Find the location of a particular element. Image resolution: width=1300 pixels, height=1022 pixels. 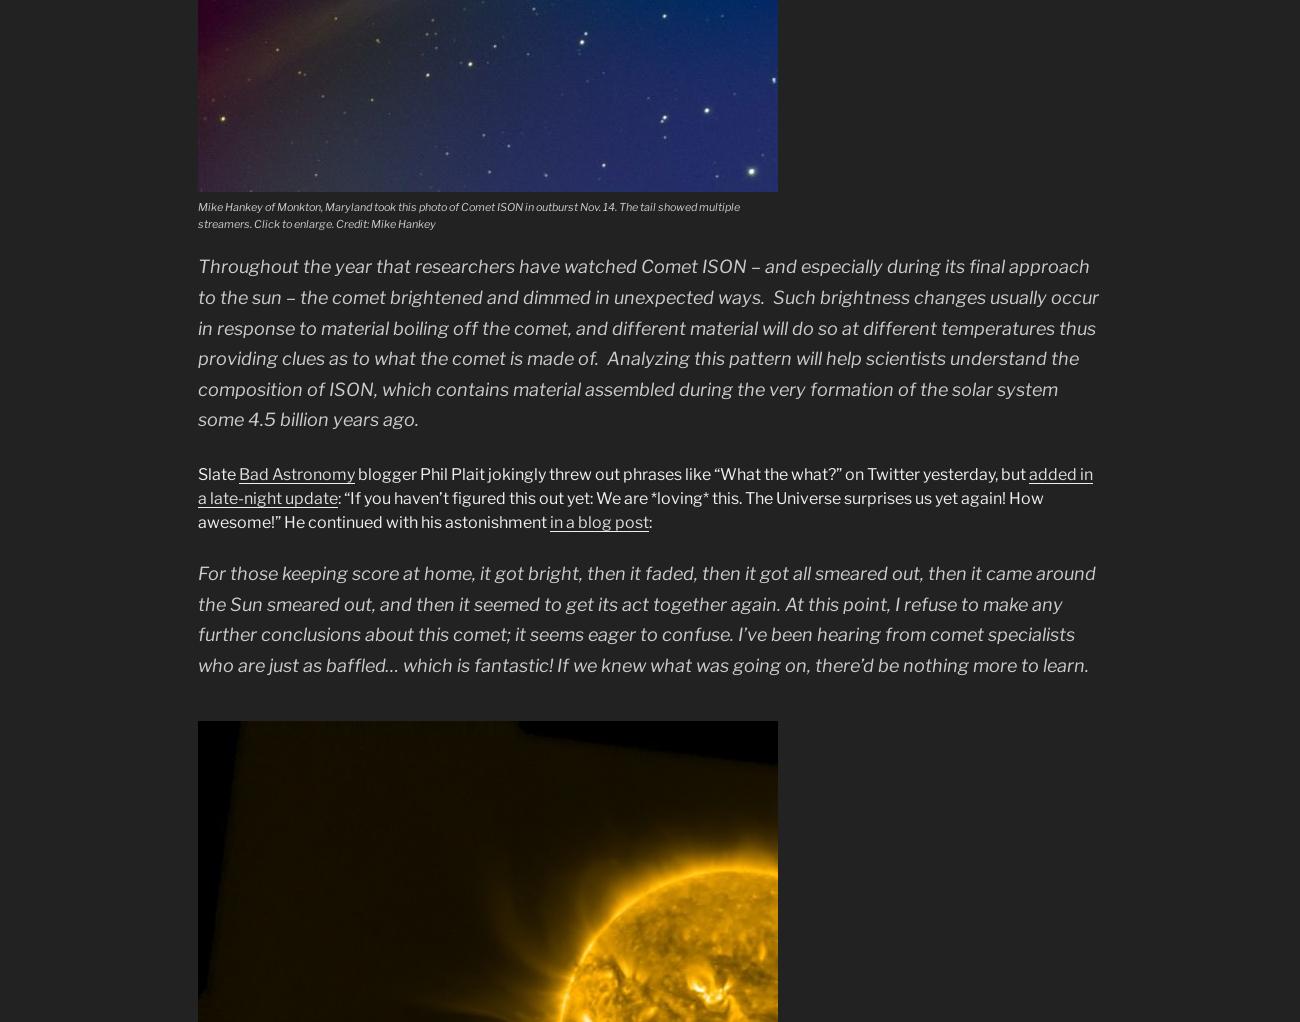

': “If you haven’t figured this out yet: We are *loving* this. The Universe surprises us yet again! How awesome!” He continued with his astonishment' is located at coordinates (621, 509).